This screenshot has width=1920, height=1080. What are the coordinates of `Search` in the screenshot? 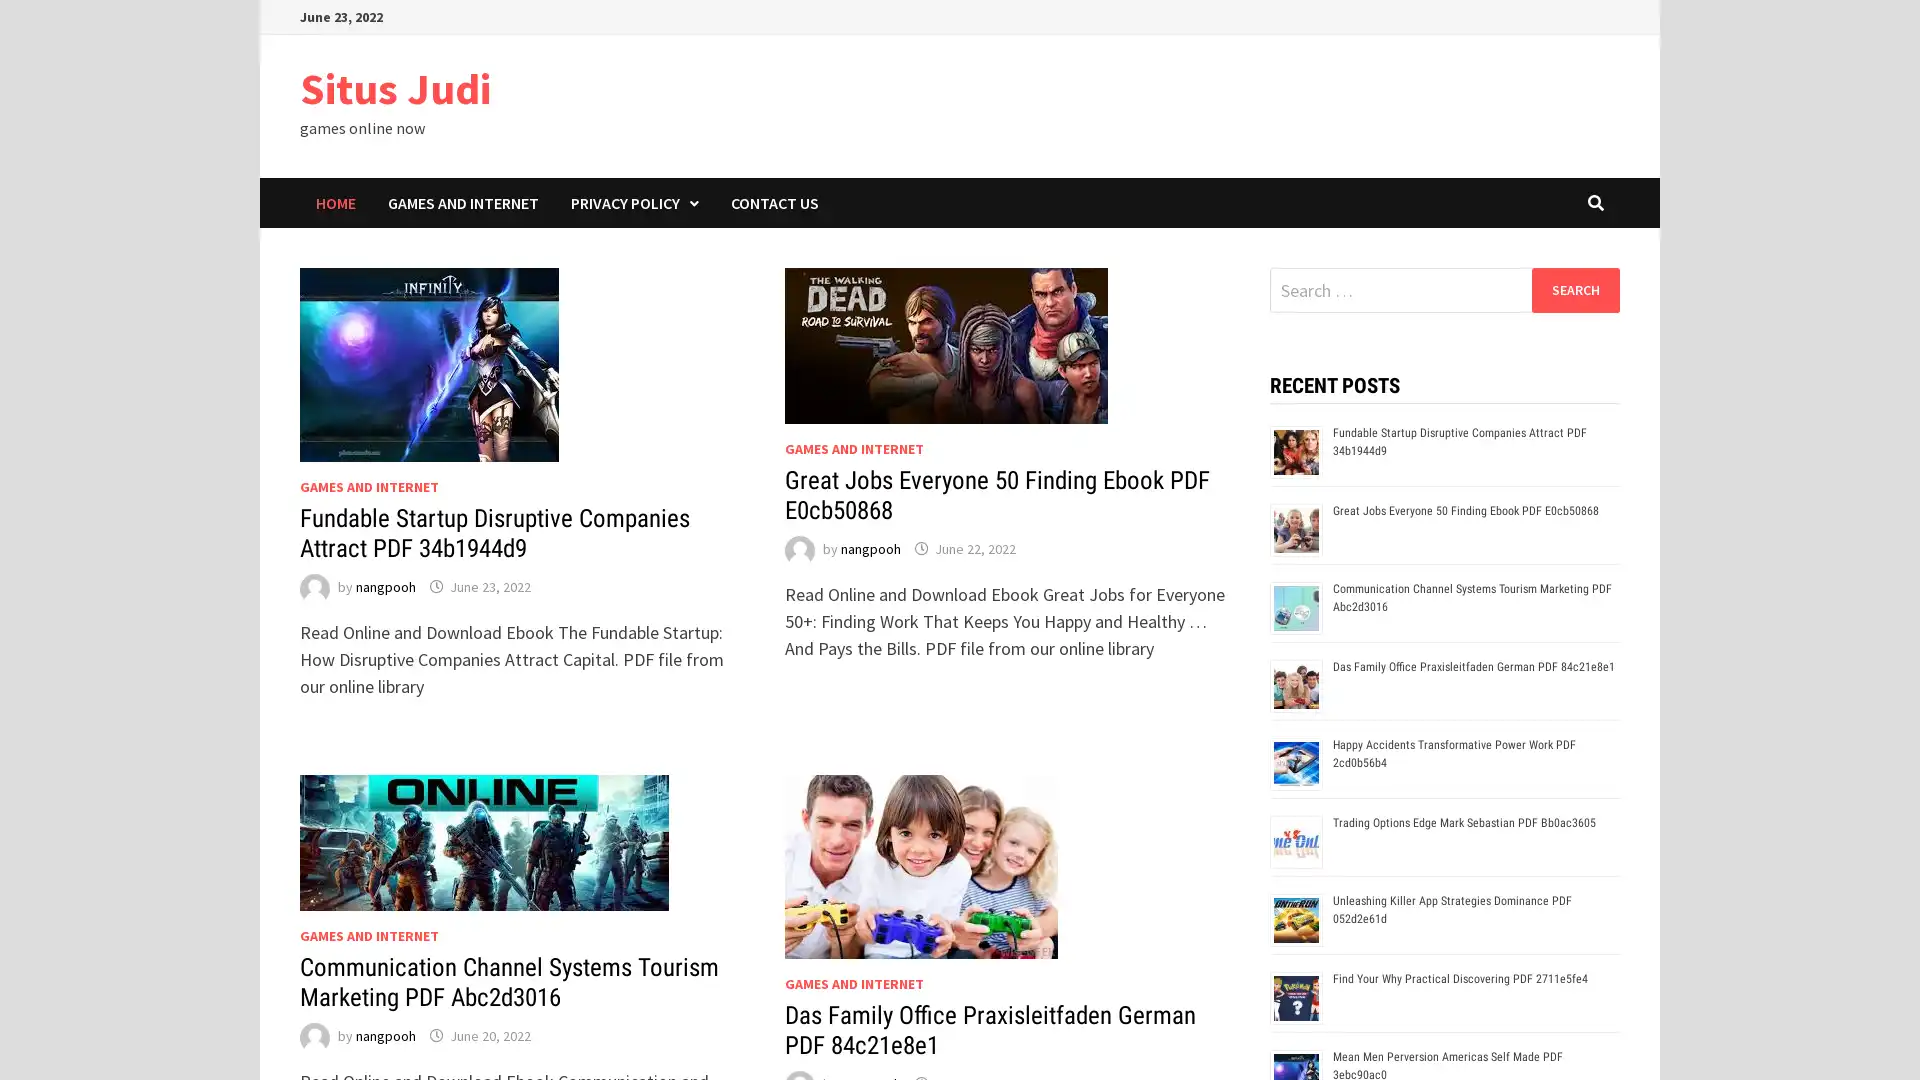 It's located at (1574, 289).